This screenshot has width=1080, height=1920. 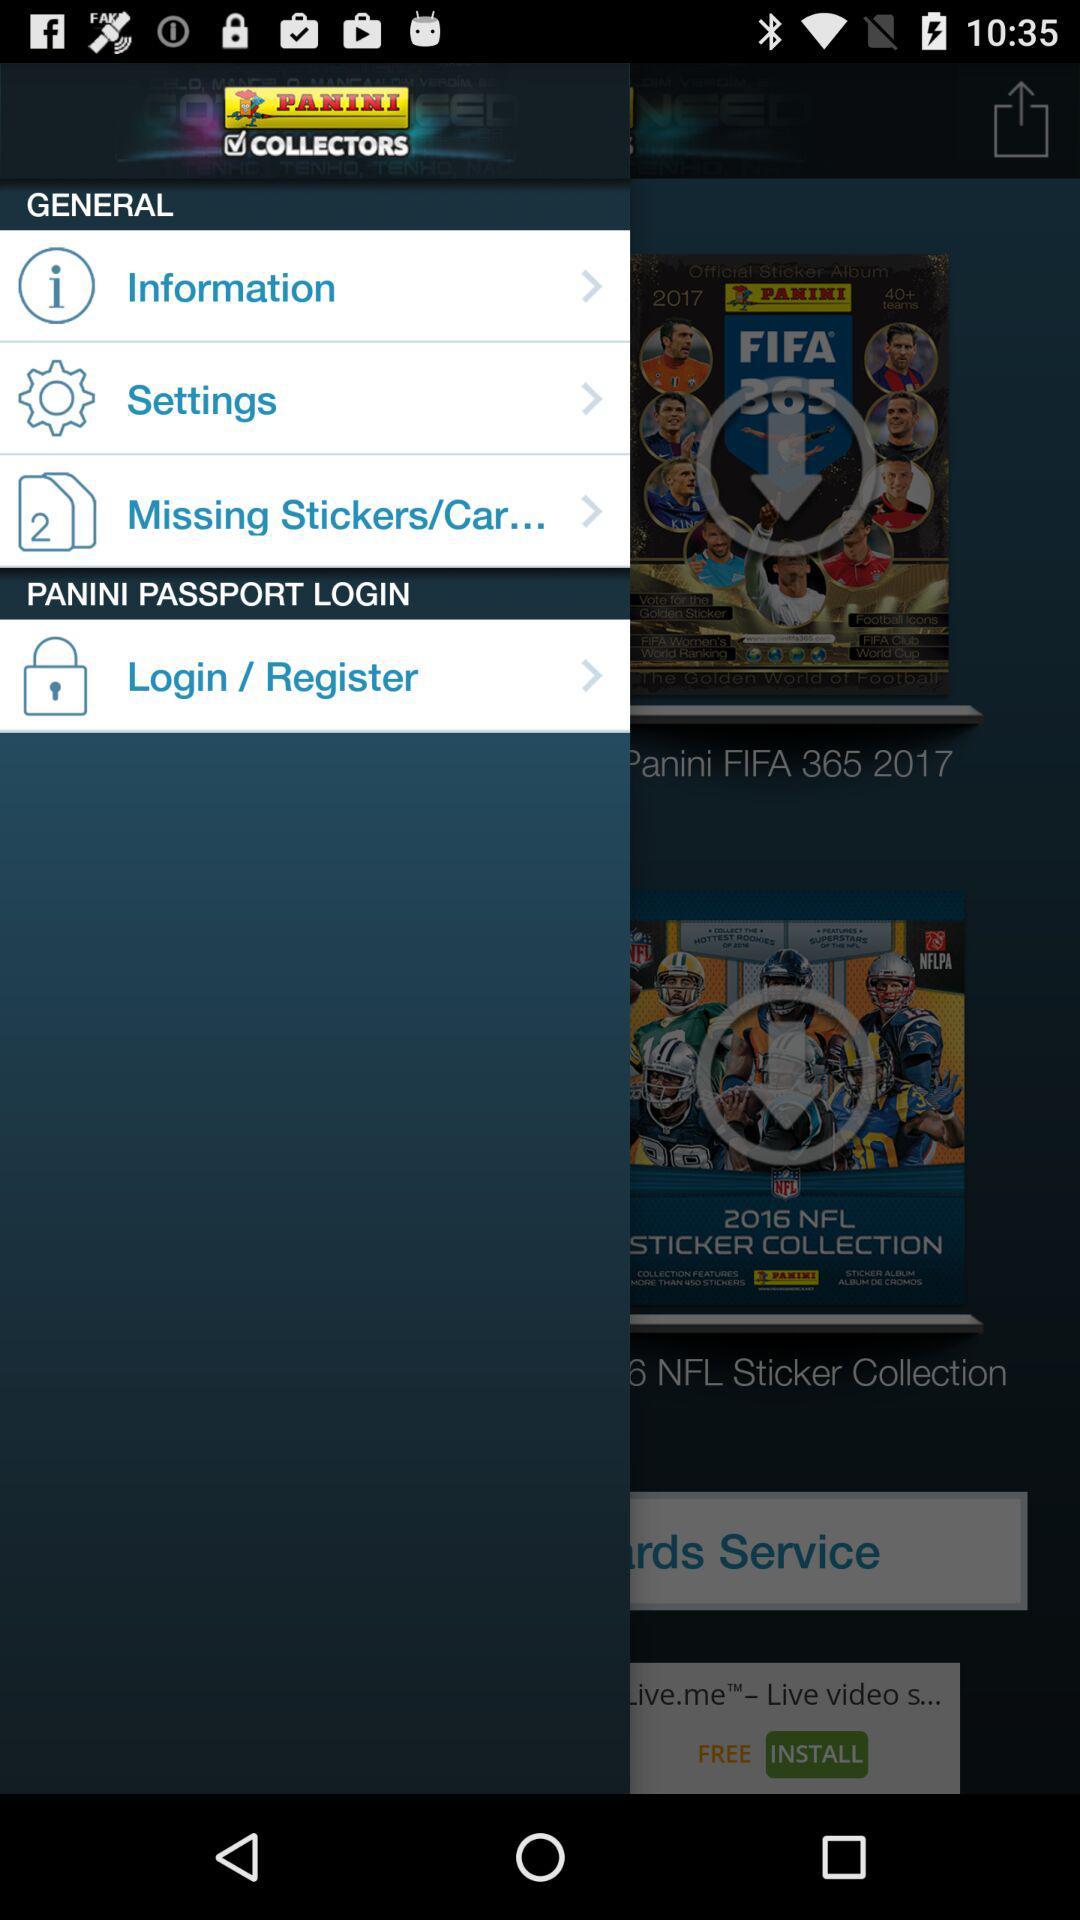 What do you see at coordinates (785, 1148) in the screenshot?
I see `the arrow_downward icon` at bounding box center [785, 1148].